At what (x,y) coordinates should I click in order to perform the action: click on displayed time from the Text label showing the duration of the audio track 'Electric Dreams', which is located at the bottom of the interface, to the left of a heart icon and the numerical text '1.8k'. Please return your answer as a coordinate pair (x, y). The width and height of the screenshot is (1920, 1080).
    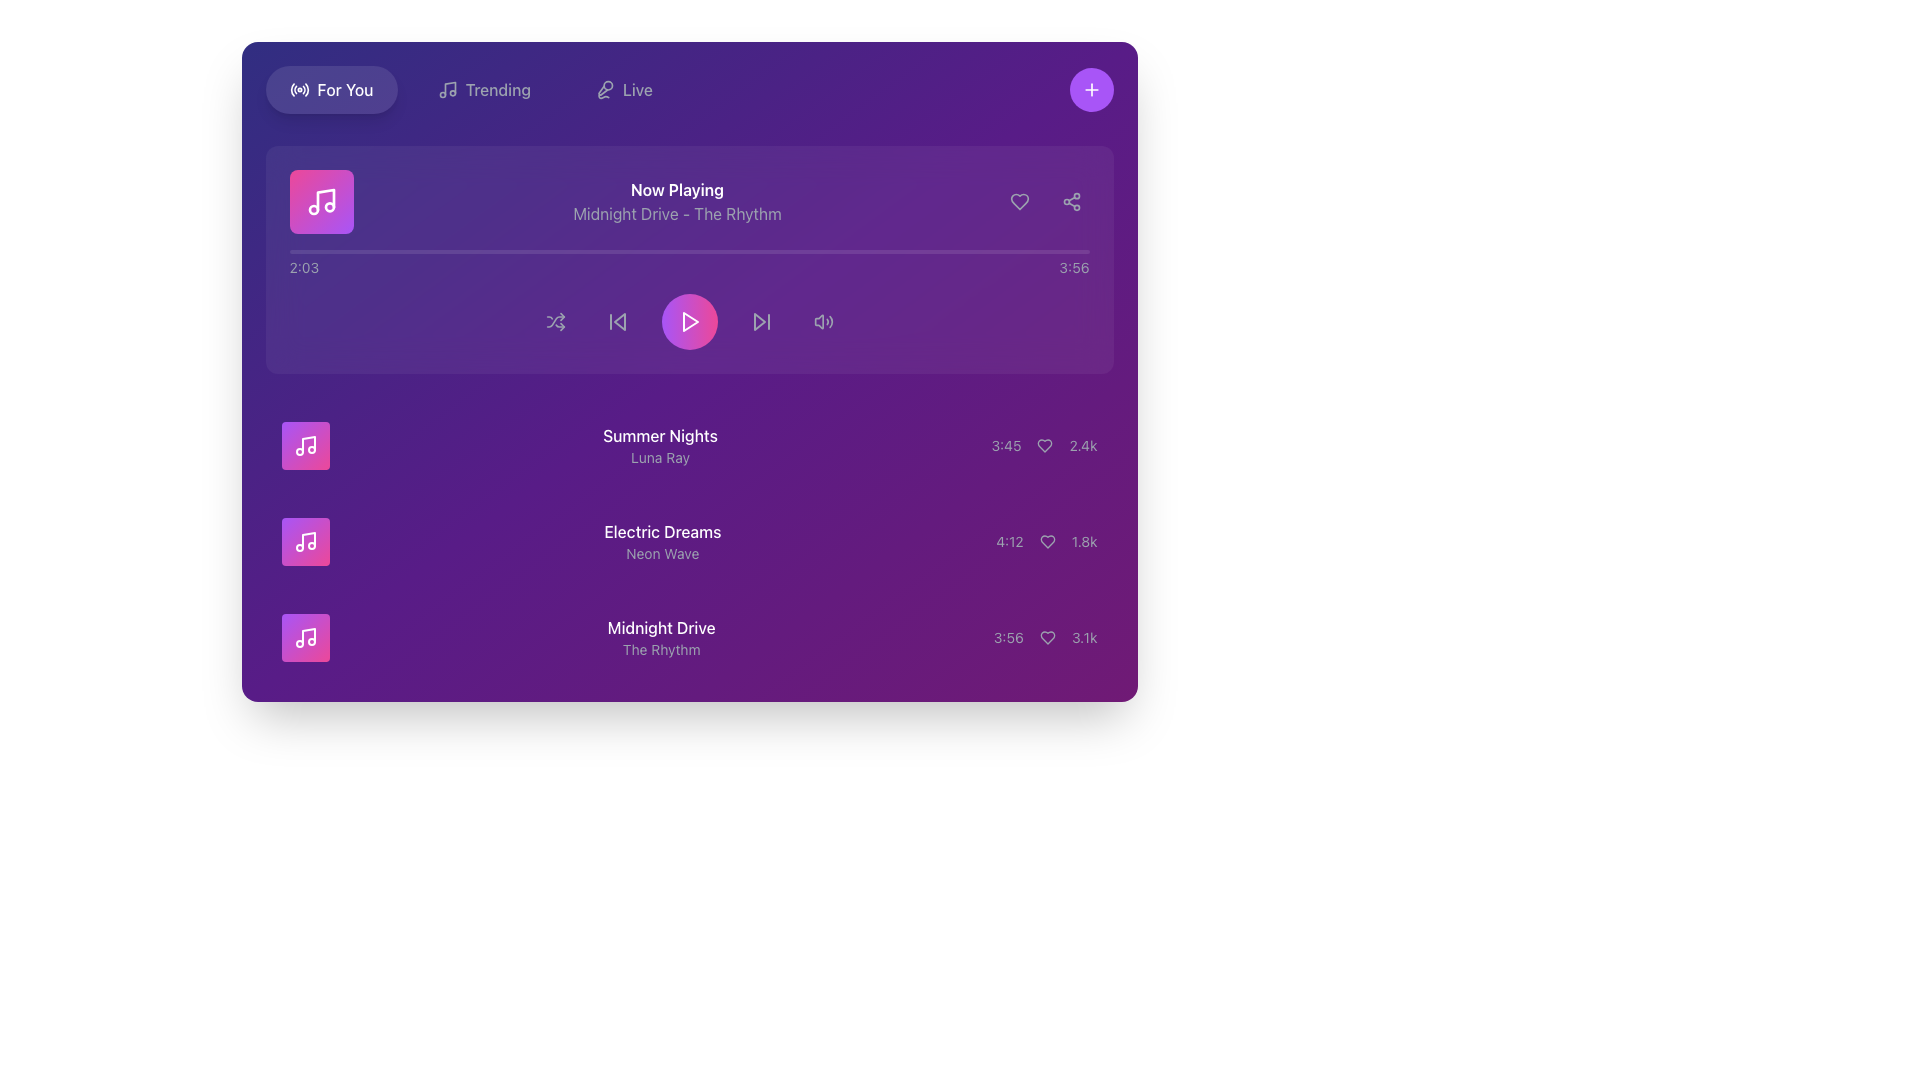
    Looking at the image, I should click on (1009, 542).